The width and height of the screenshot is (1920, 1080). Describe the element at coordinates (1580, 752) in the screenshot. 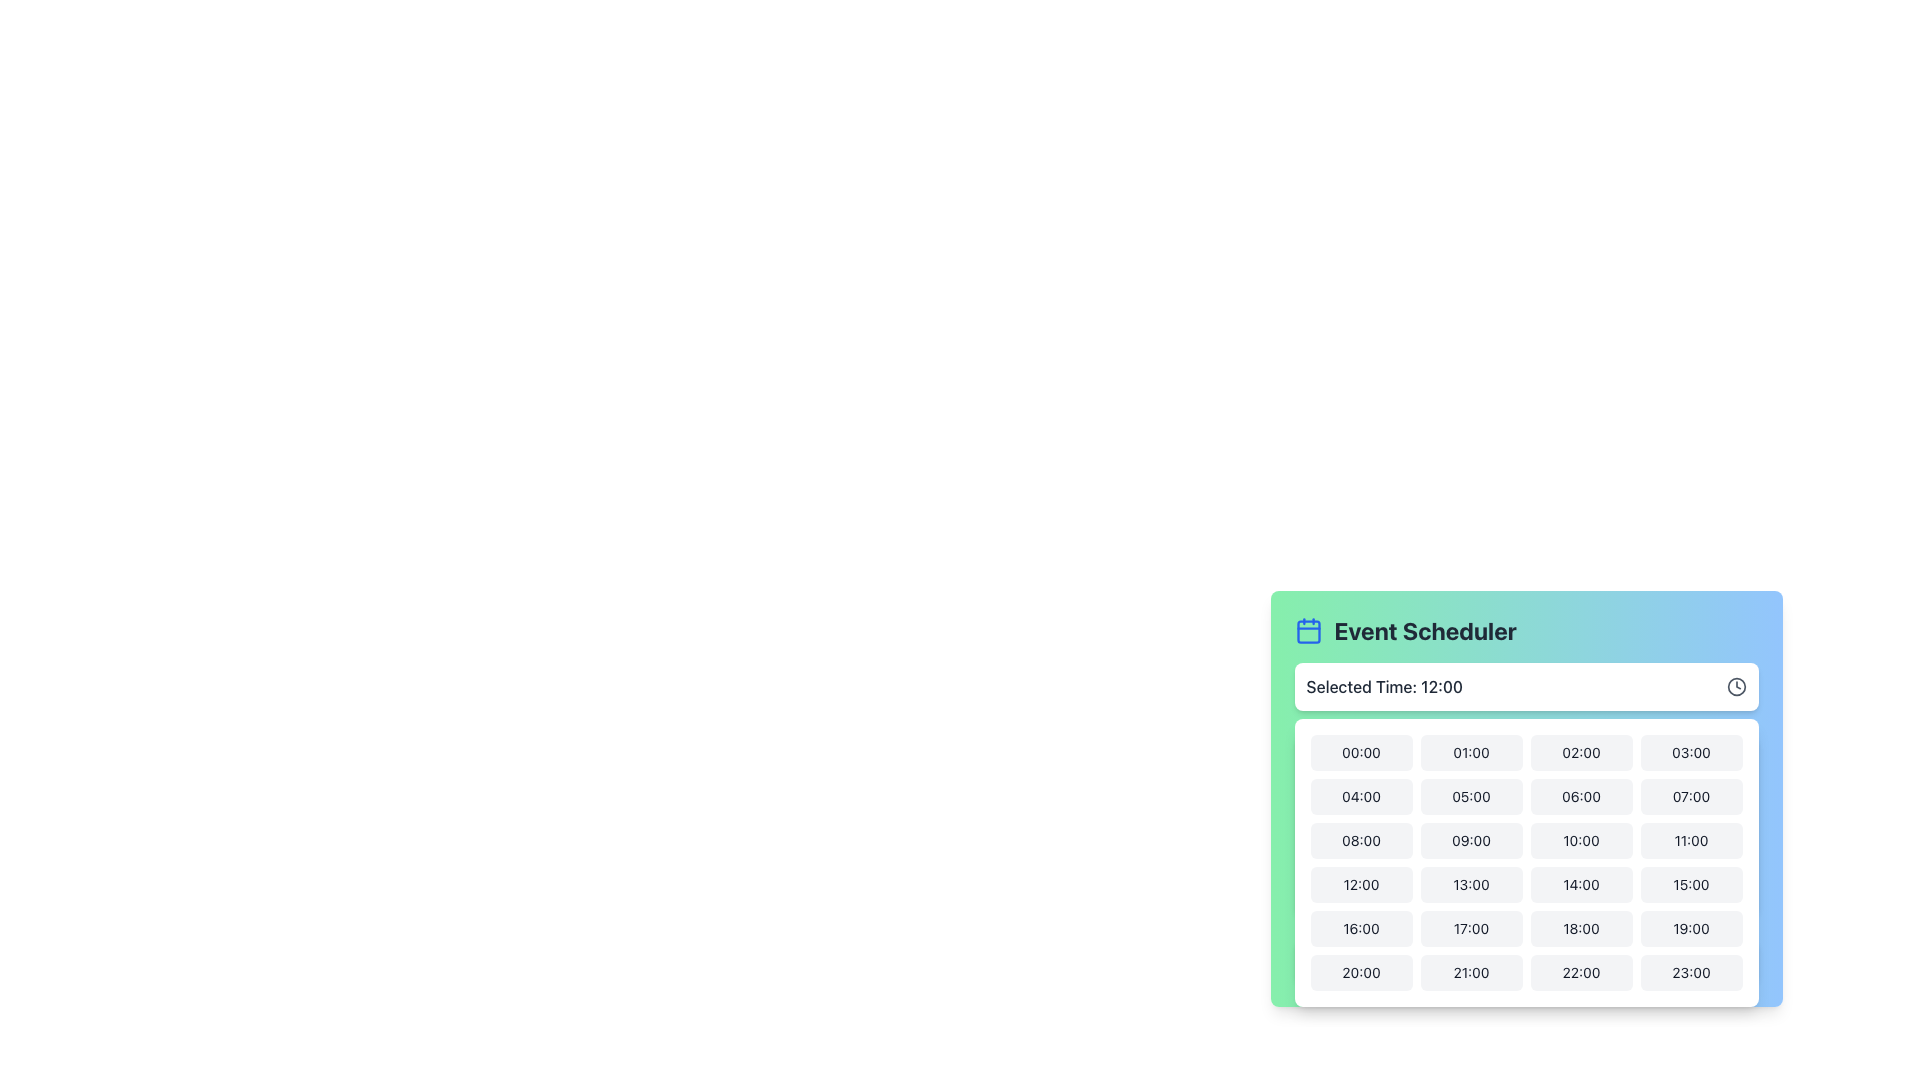

I see `the button labeled '02:00' using keyboard navigation` at that location.